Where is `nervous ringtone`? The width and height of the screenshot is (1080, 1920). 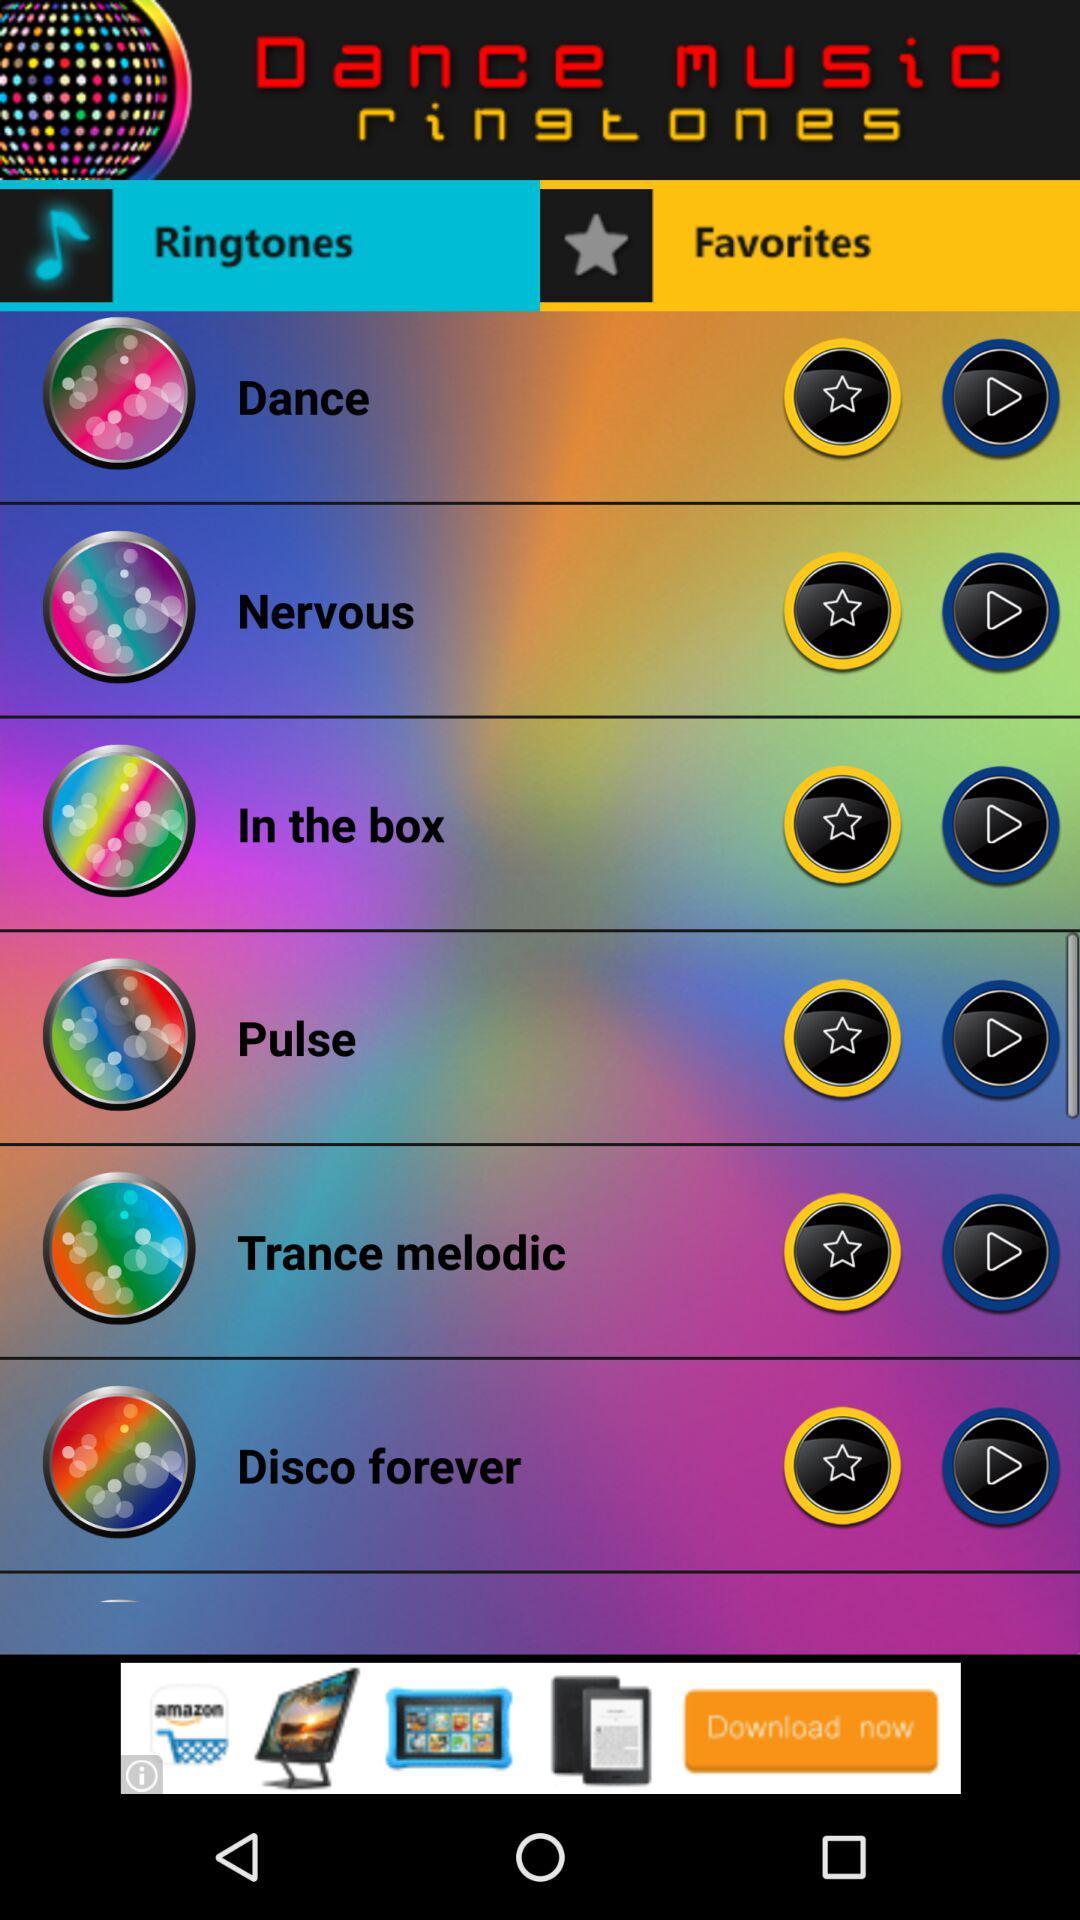 nervous ringtone is located at coordinates (1000, 594).